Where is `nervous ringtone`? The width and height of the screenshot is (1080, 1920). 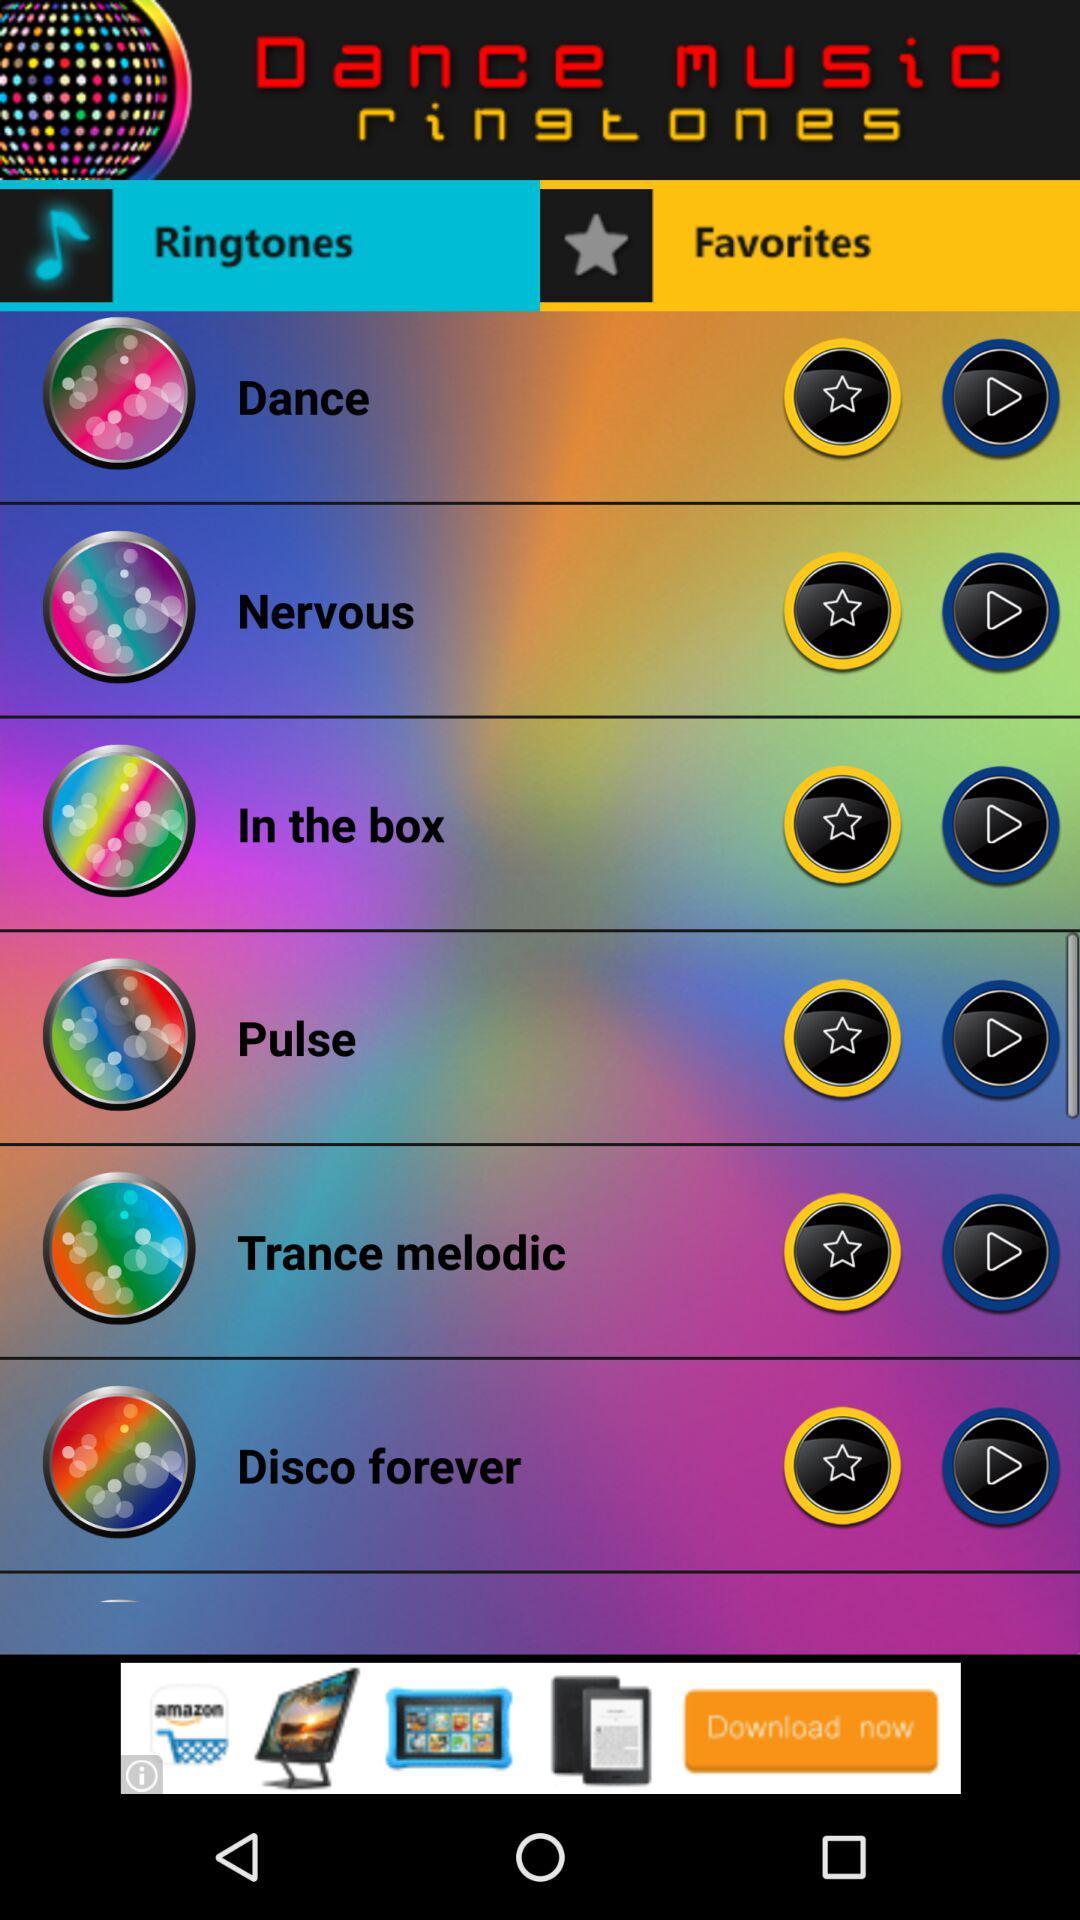 nervous ringtone is located at coordinates (1000, 594).